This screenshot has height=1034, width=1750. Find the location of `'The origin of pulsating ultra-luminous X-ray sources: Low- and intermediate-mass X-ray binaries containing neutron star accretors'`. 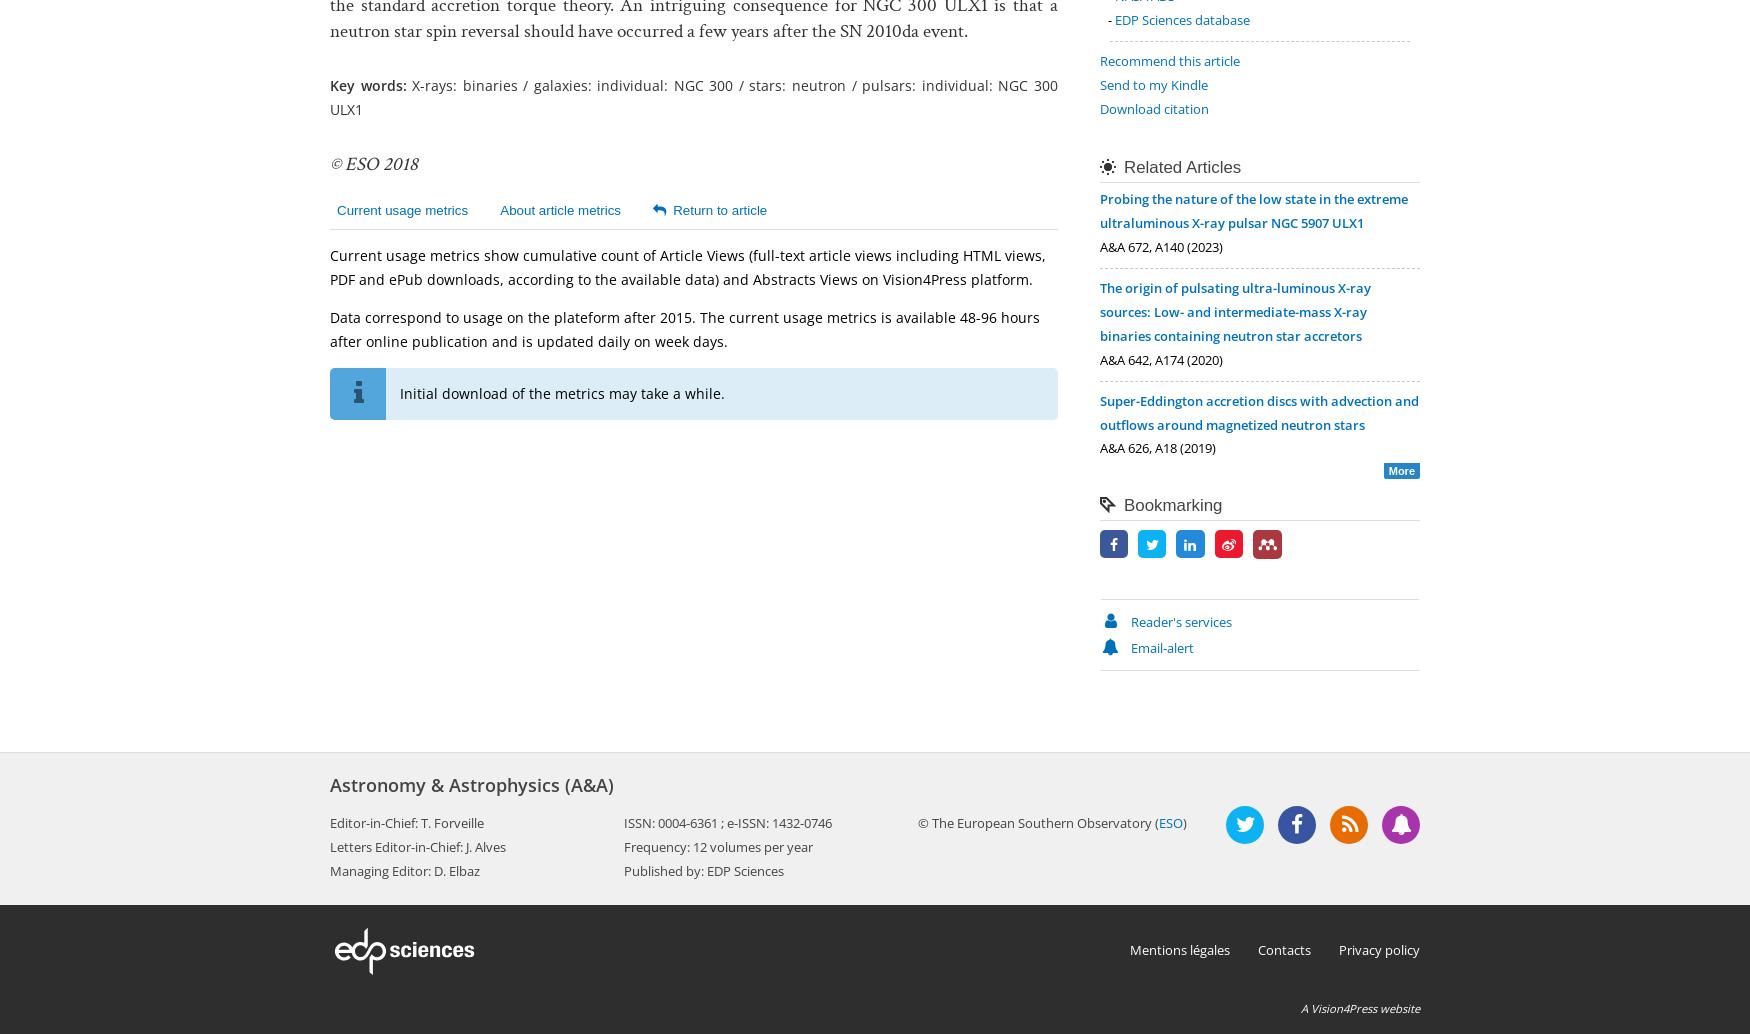

'The origin of pulsating ultra-luminous X-ray sources: Low- and intermediate-mass X-ray binaries containing neutron star accretors' is located at coordinates (1235, 310).